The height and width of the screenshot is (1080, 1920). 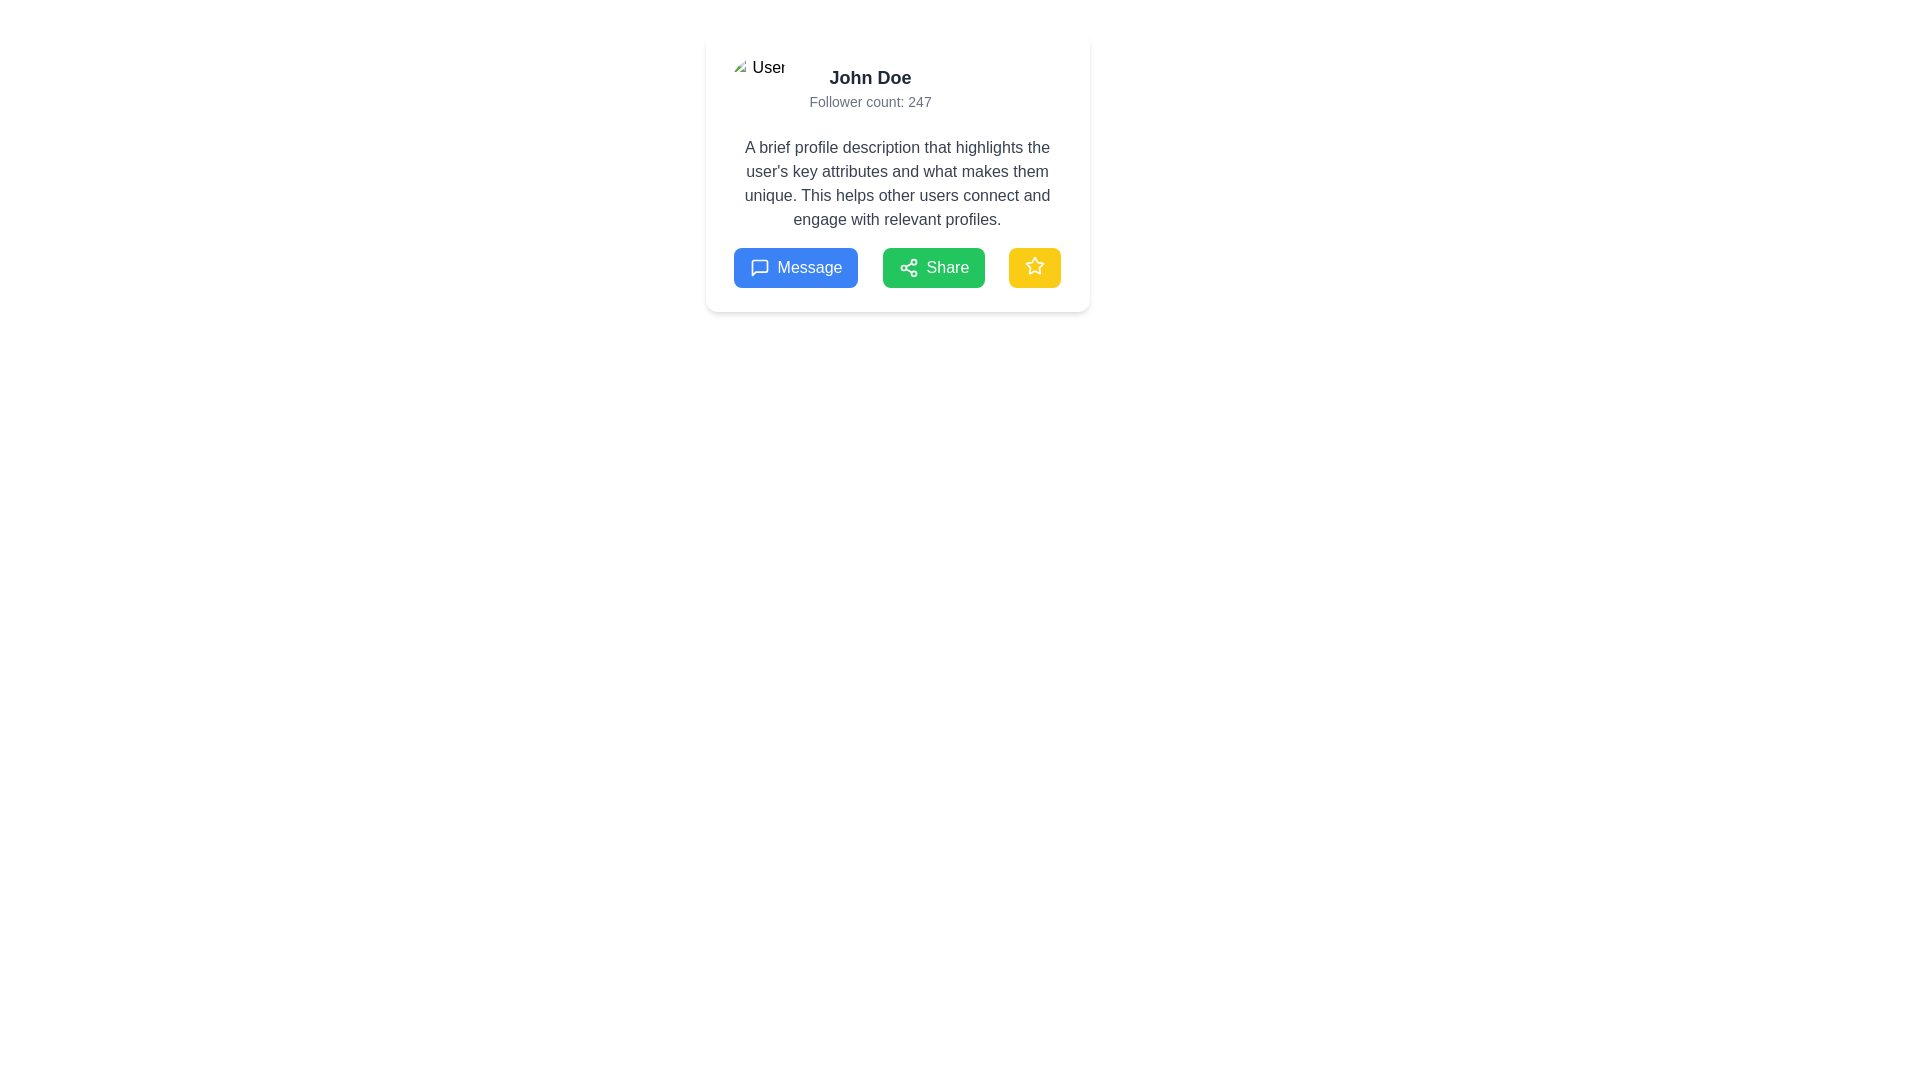 I want to click on the 'Message' button which contains a small chat bubble icon, centrally positioned within the button, so click(x=758, y=266).